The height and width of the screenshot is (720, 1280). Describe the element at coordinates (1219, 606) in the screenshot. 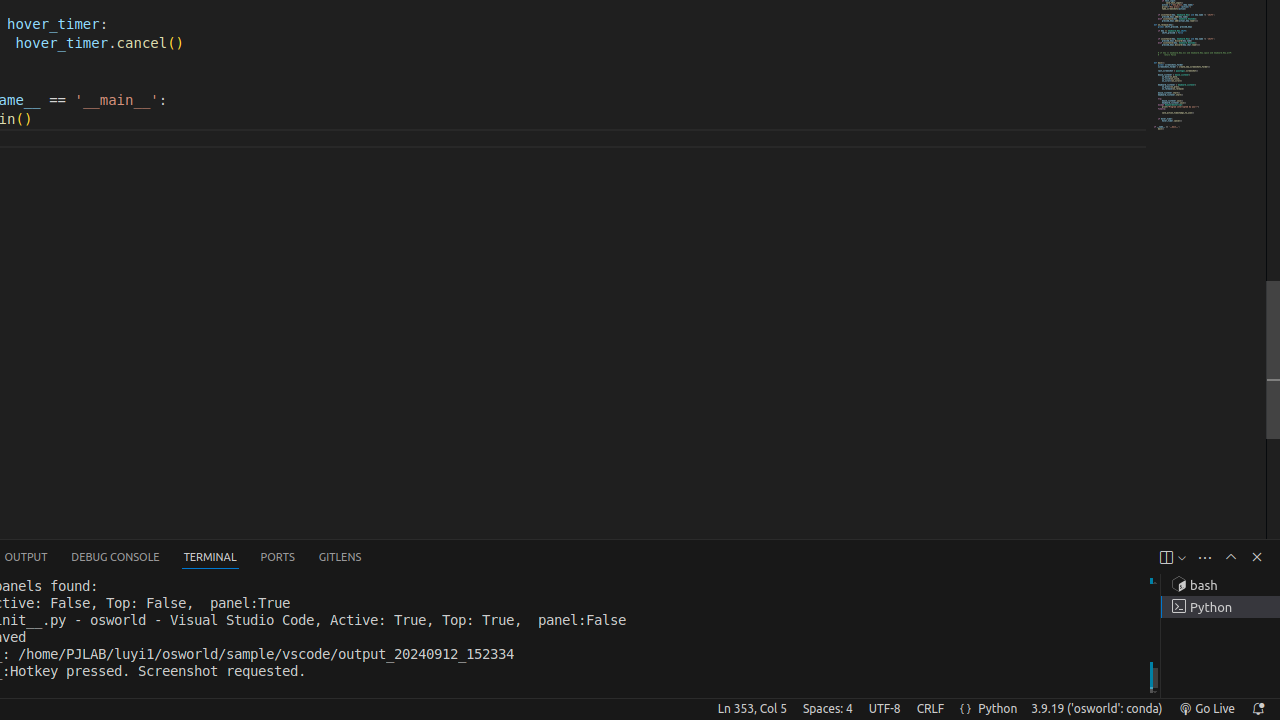

I see `'Terminal 5 Python'` at that location.